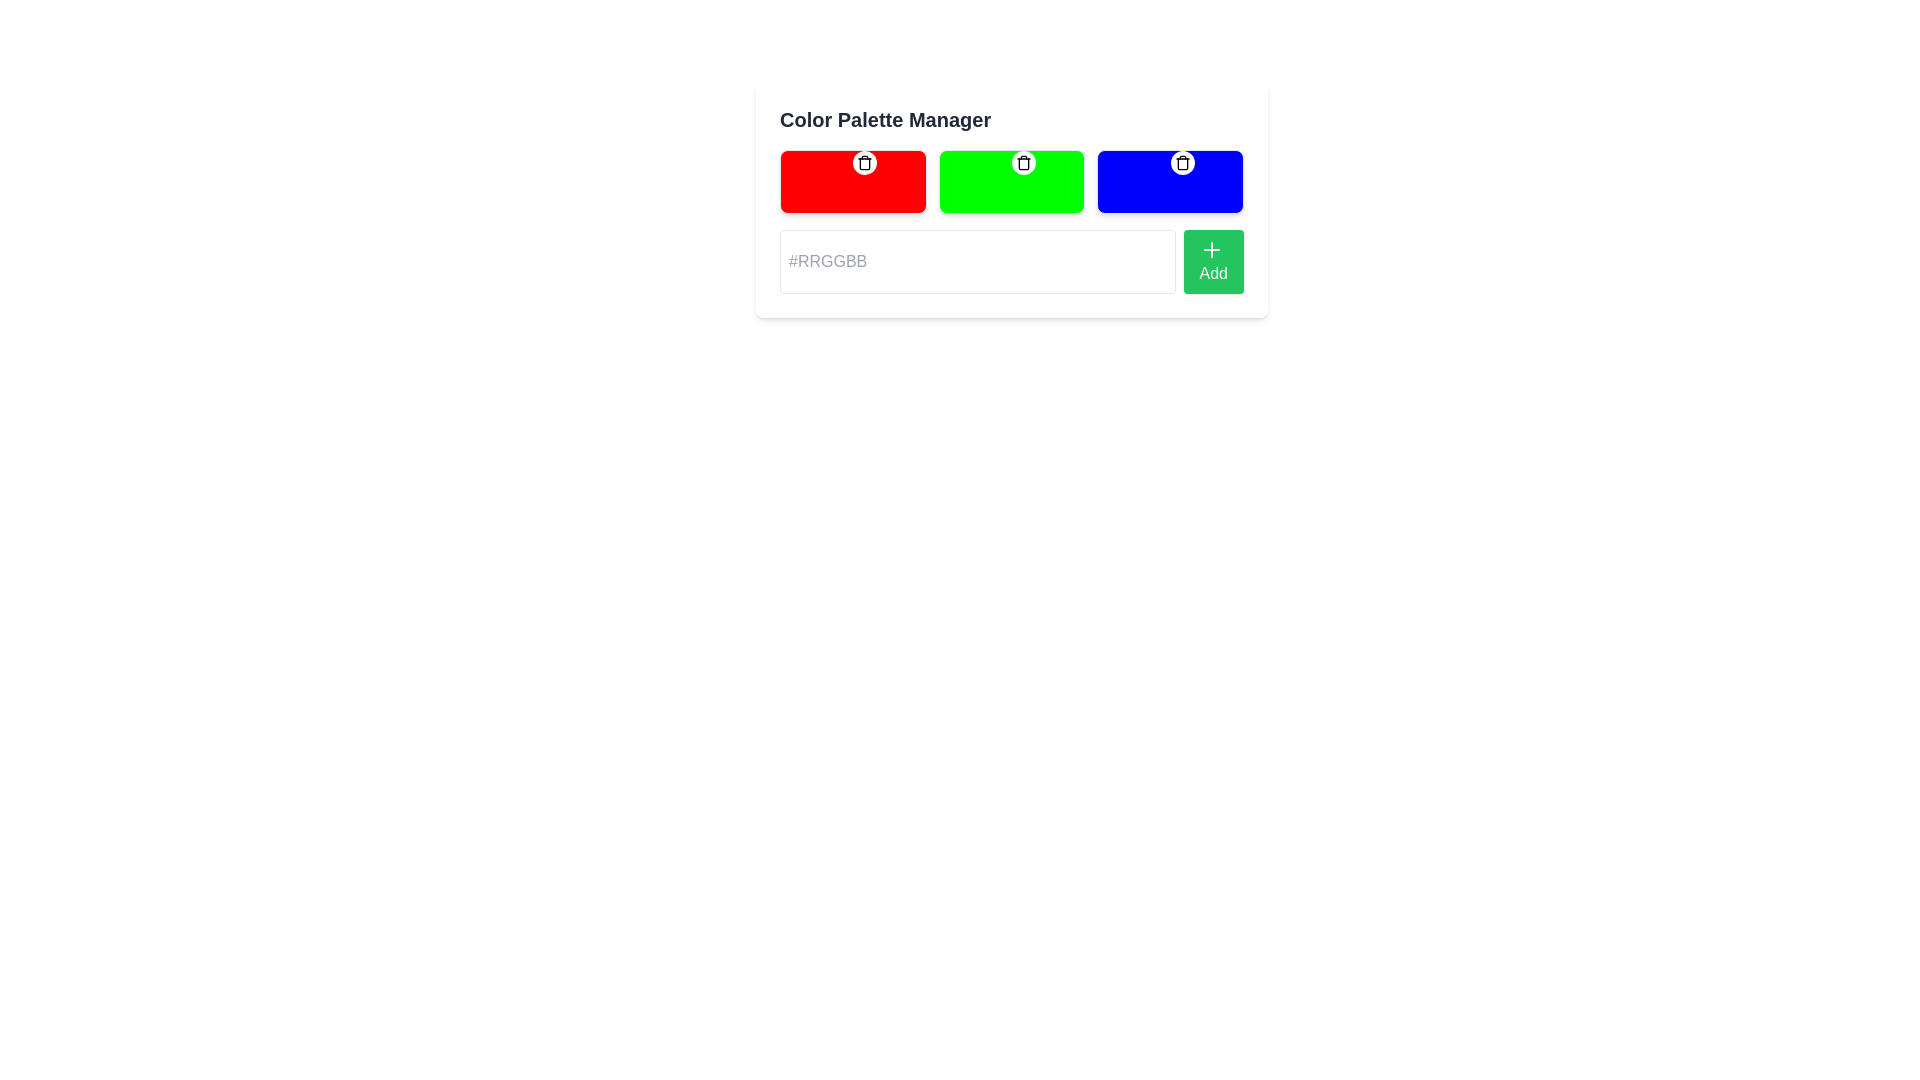  What do you see at coordinates (1023, 161) in the screenshot?
I see `the trash can icon button` at bounding box center [1023, 161].